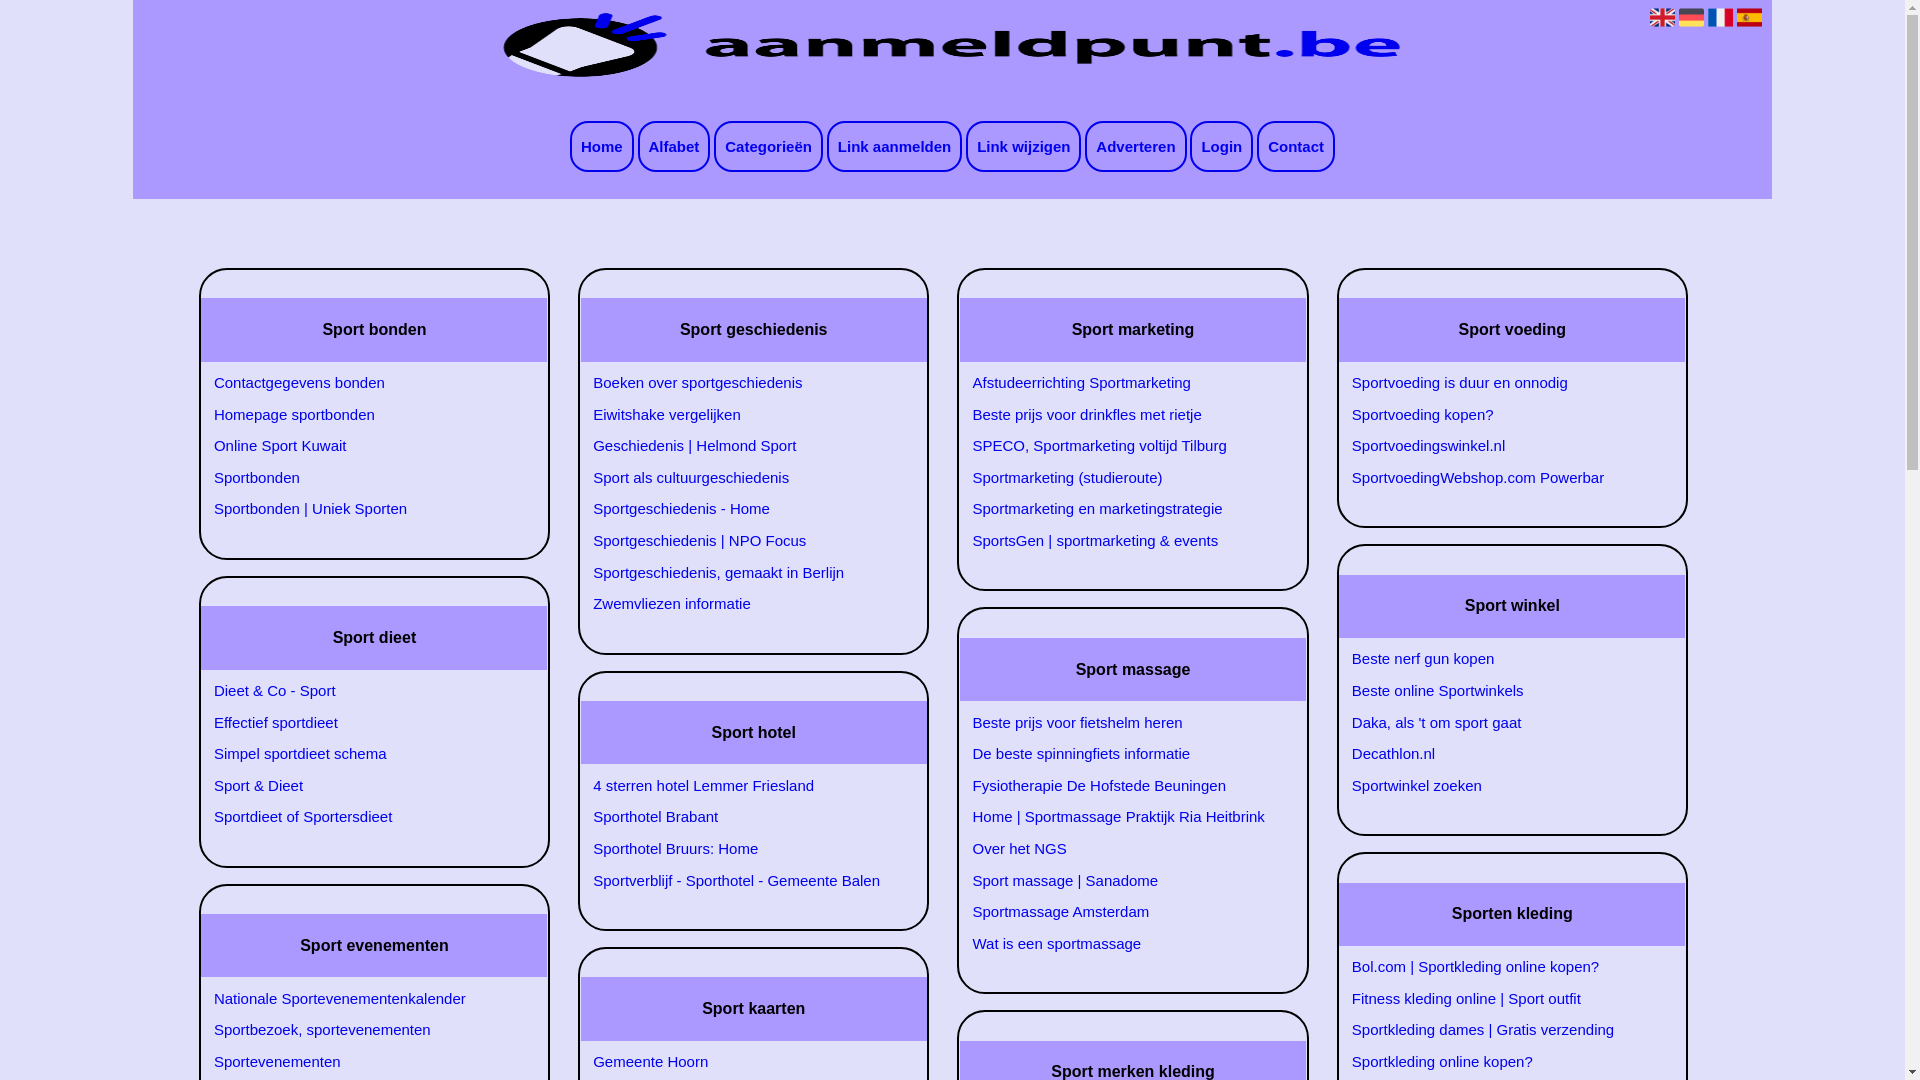 The width and height of the screenshot is (1920, 1080). Describe the element at coordinates (363, 508) in the screenshot. I see `'Sportbonden | Uniek Sporten'` at that location.